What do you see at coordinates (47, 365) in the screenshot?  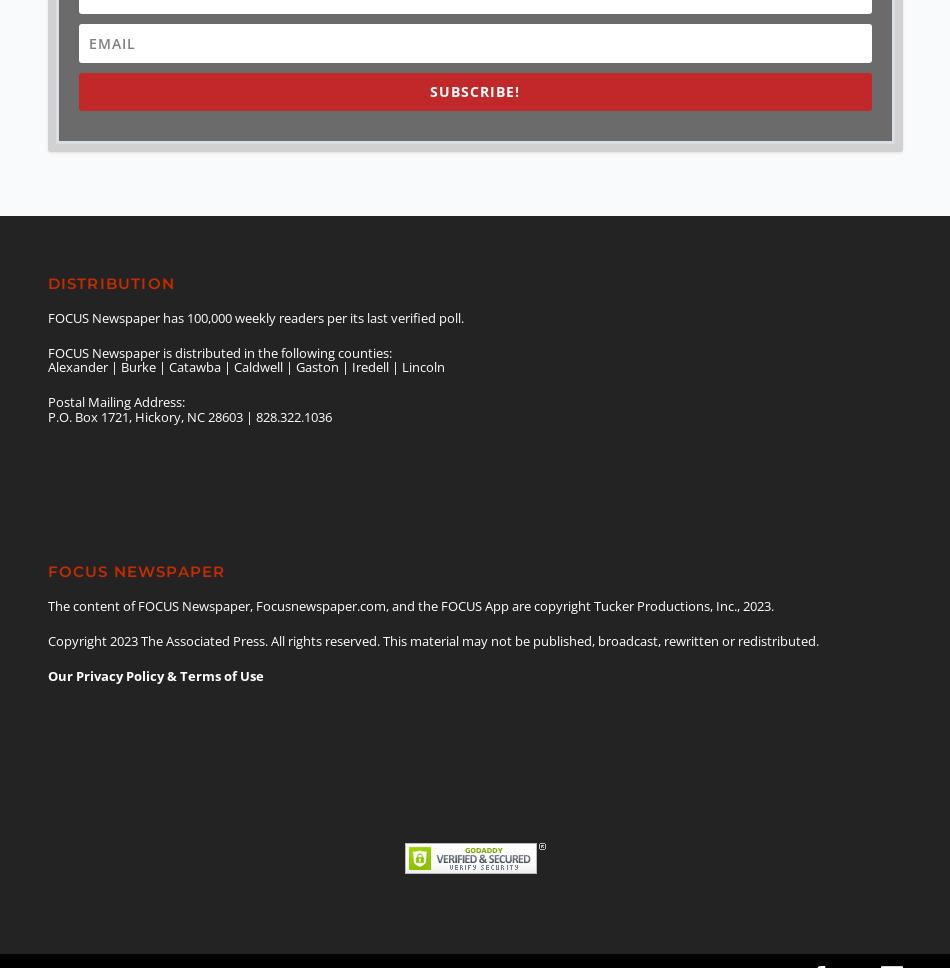 I see `'Alexander | Burke | Catawba | Caldwell | Gaston | Iredell | Lincoln'` at bounding box center [47, 365].